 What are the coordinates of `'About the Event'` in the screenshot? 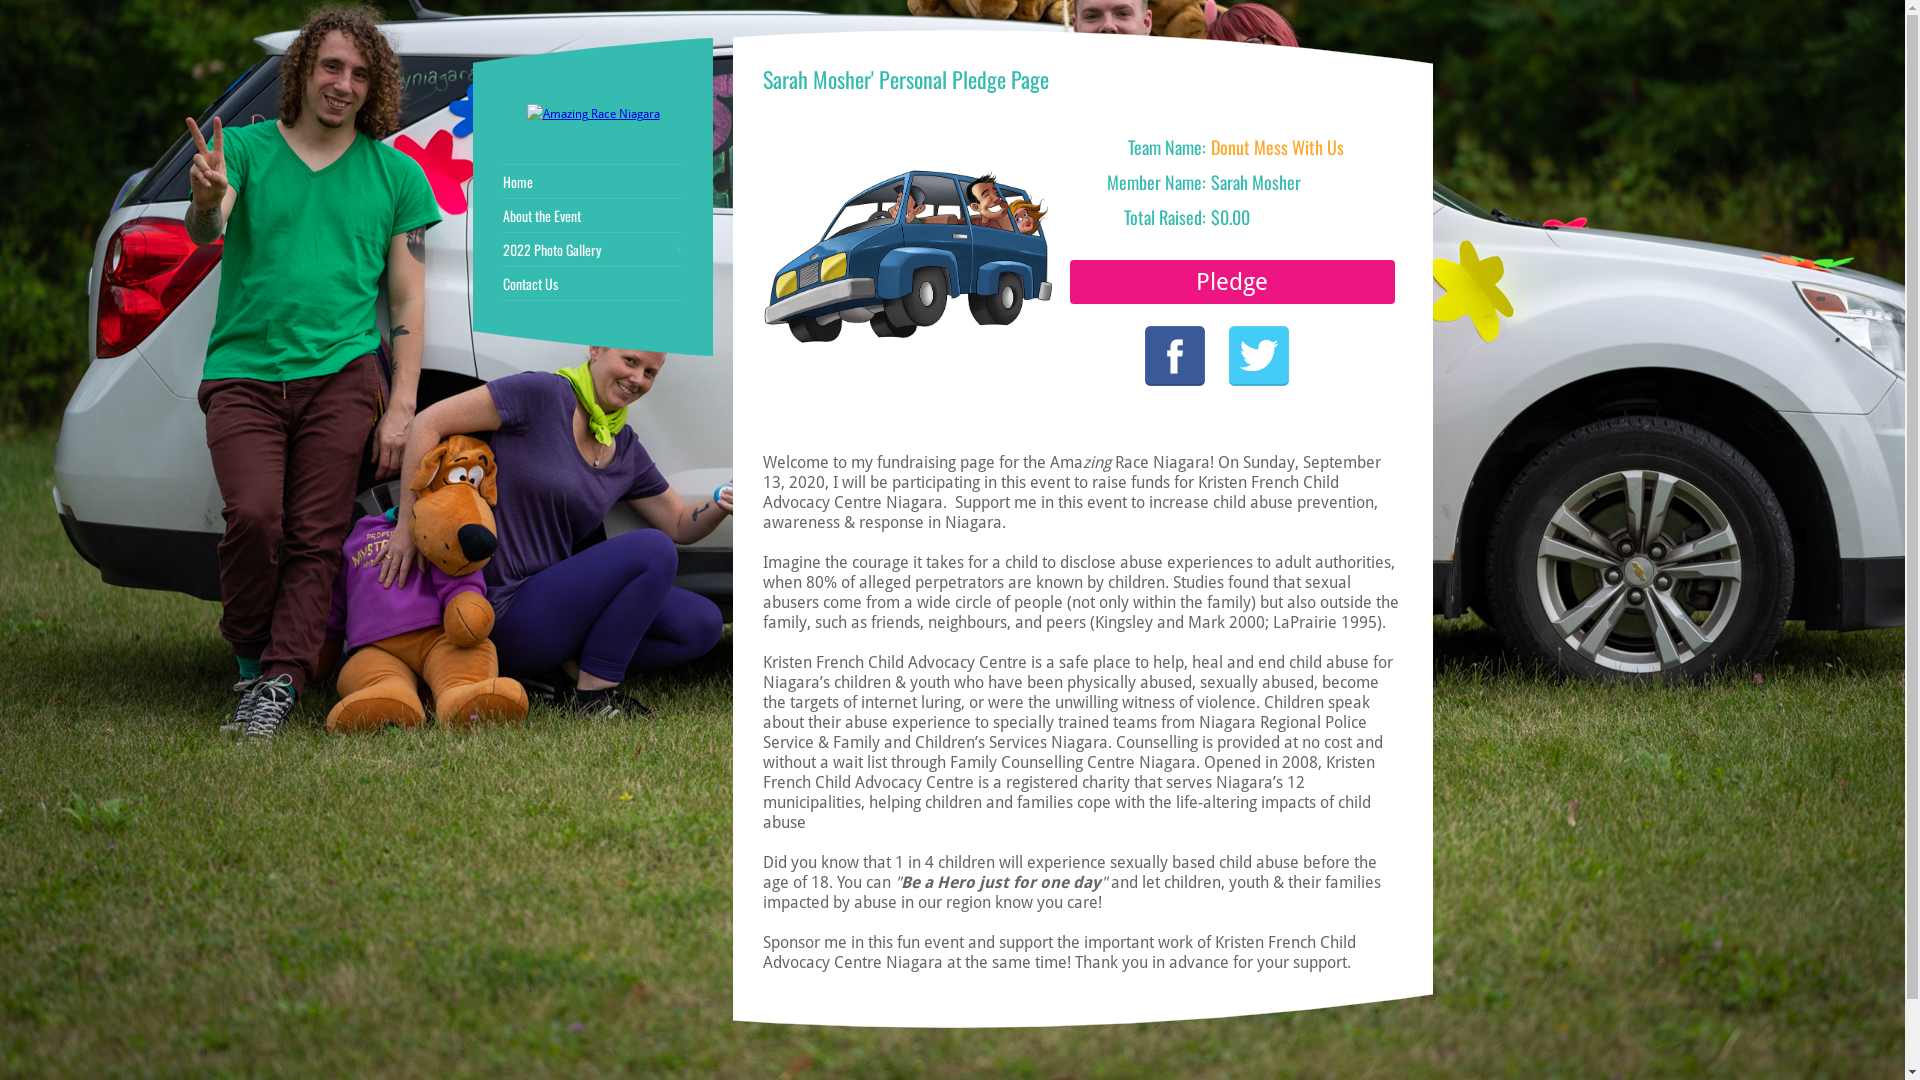 It's located at (503, 216).